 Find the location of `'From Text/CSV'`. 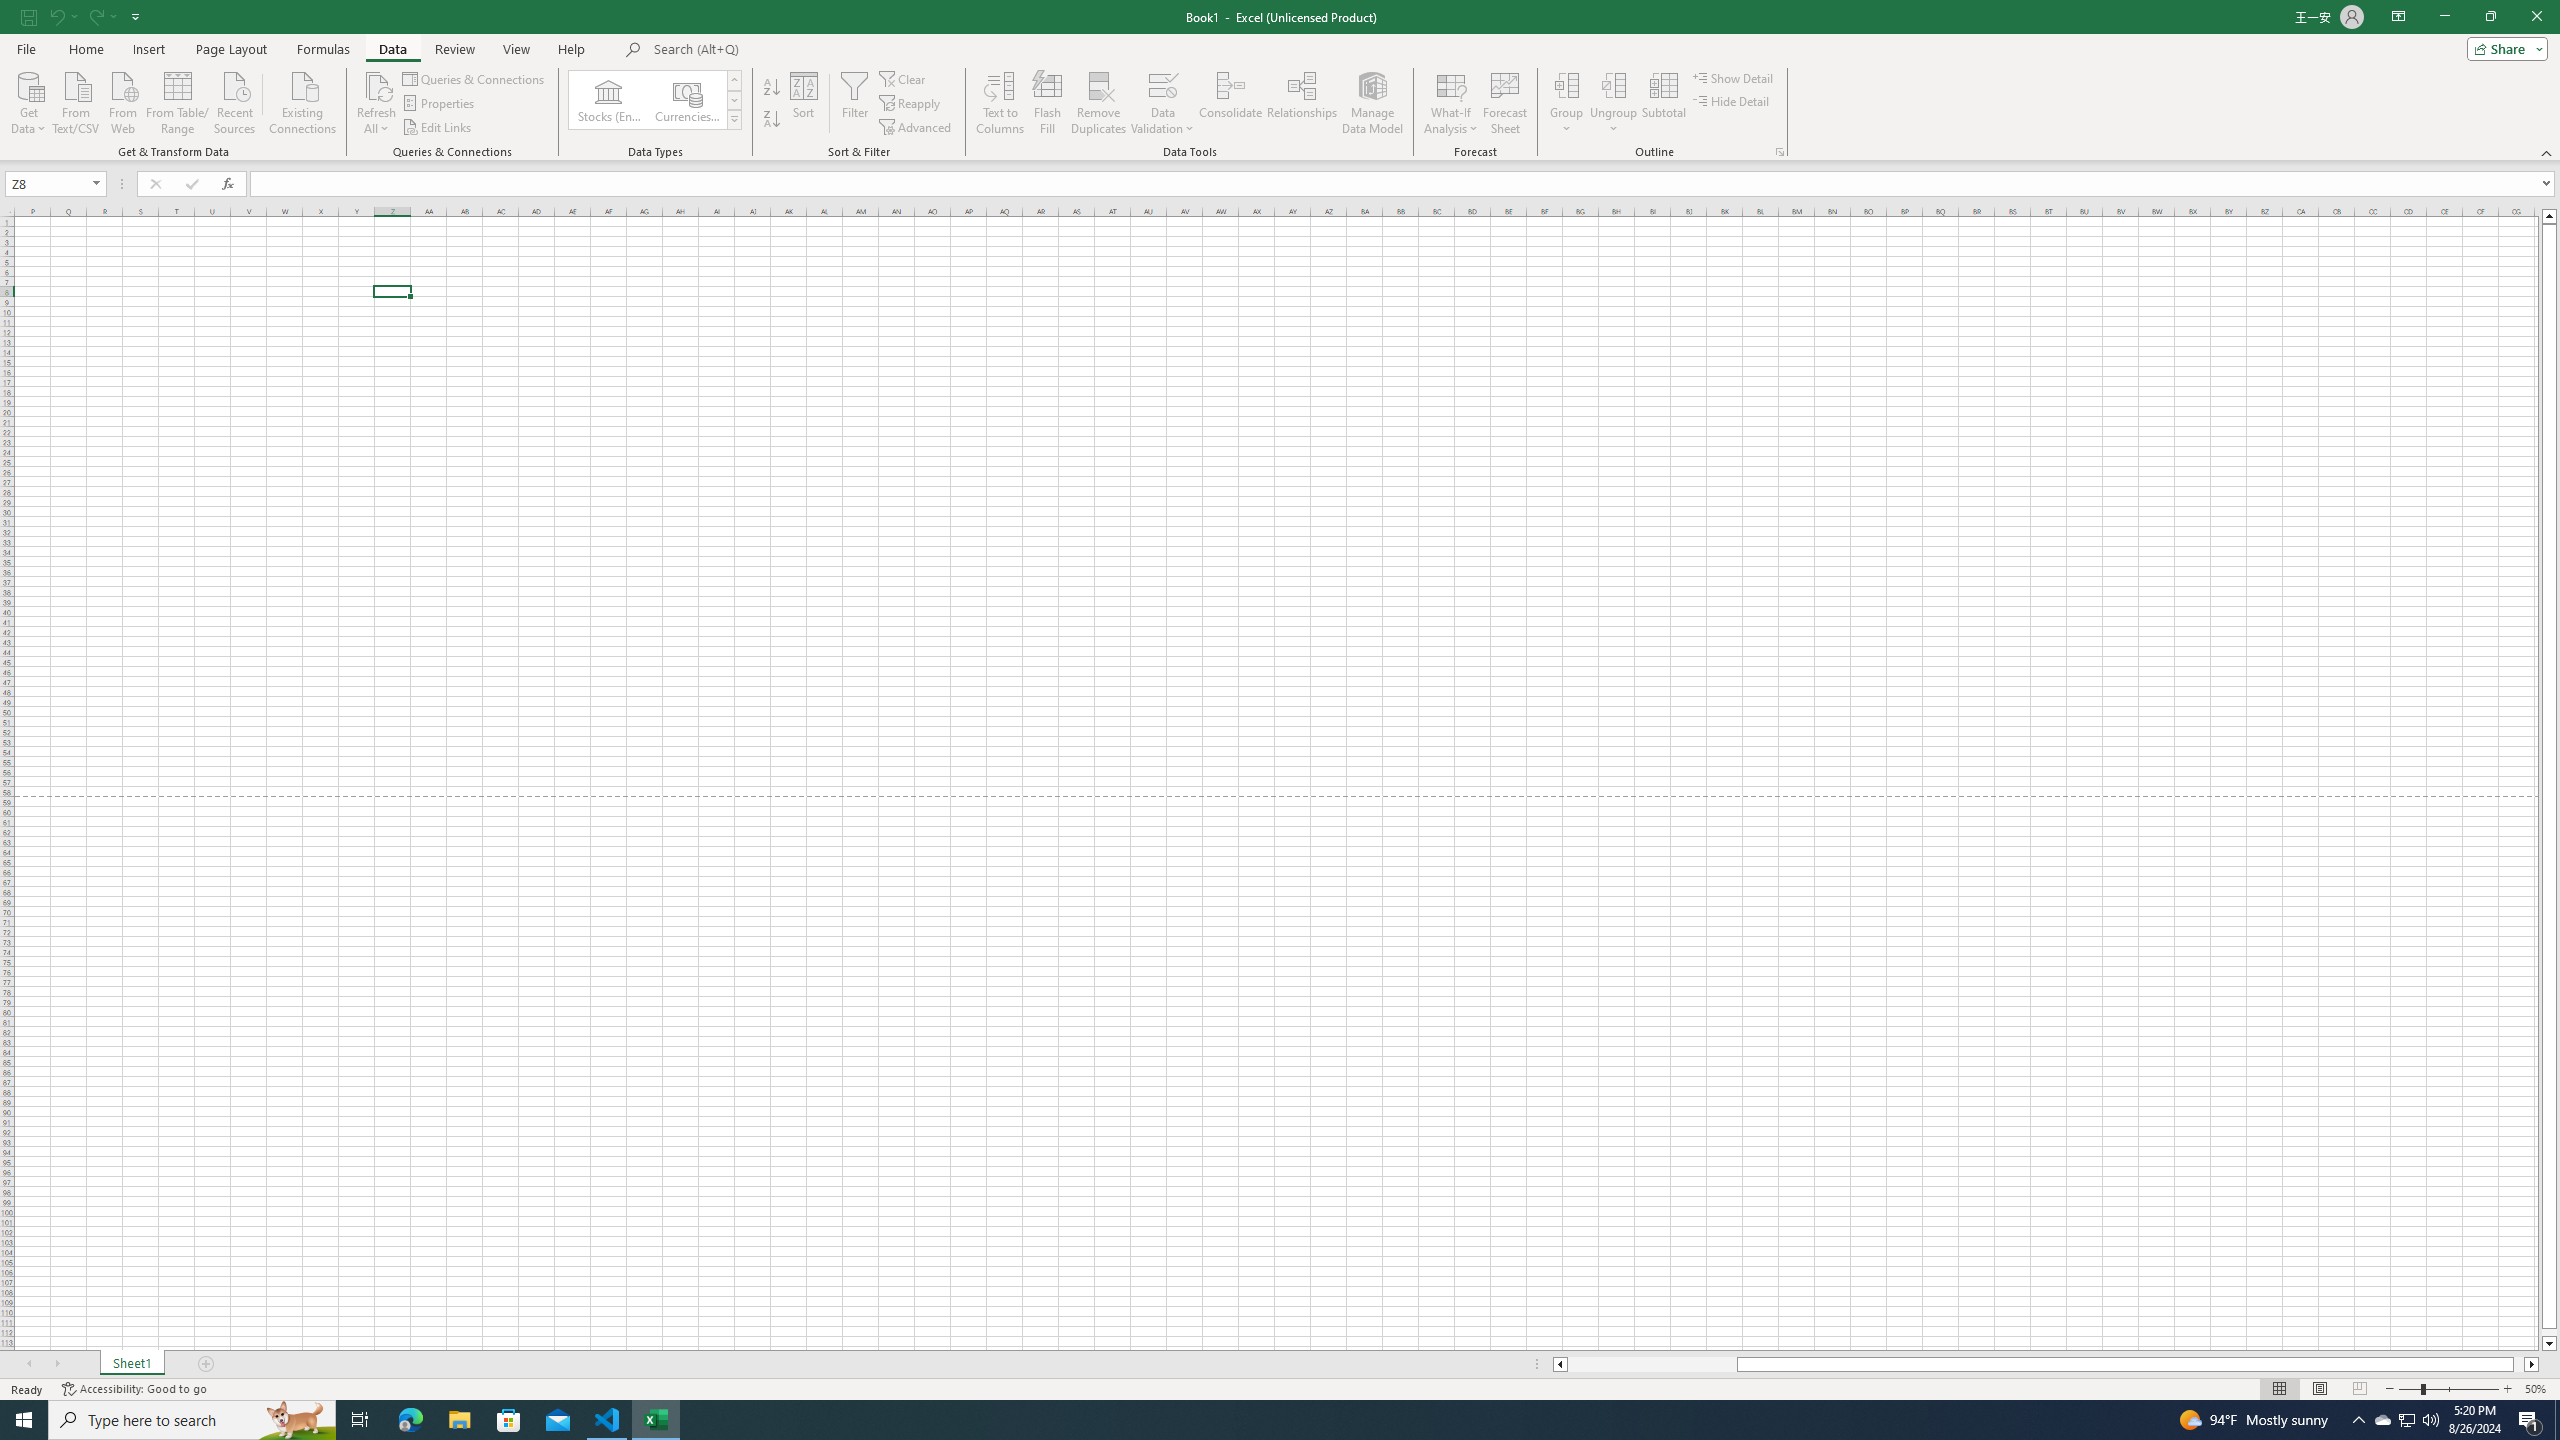

'From Text/CSV' is located at coordinates (76, 100).